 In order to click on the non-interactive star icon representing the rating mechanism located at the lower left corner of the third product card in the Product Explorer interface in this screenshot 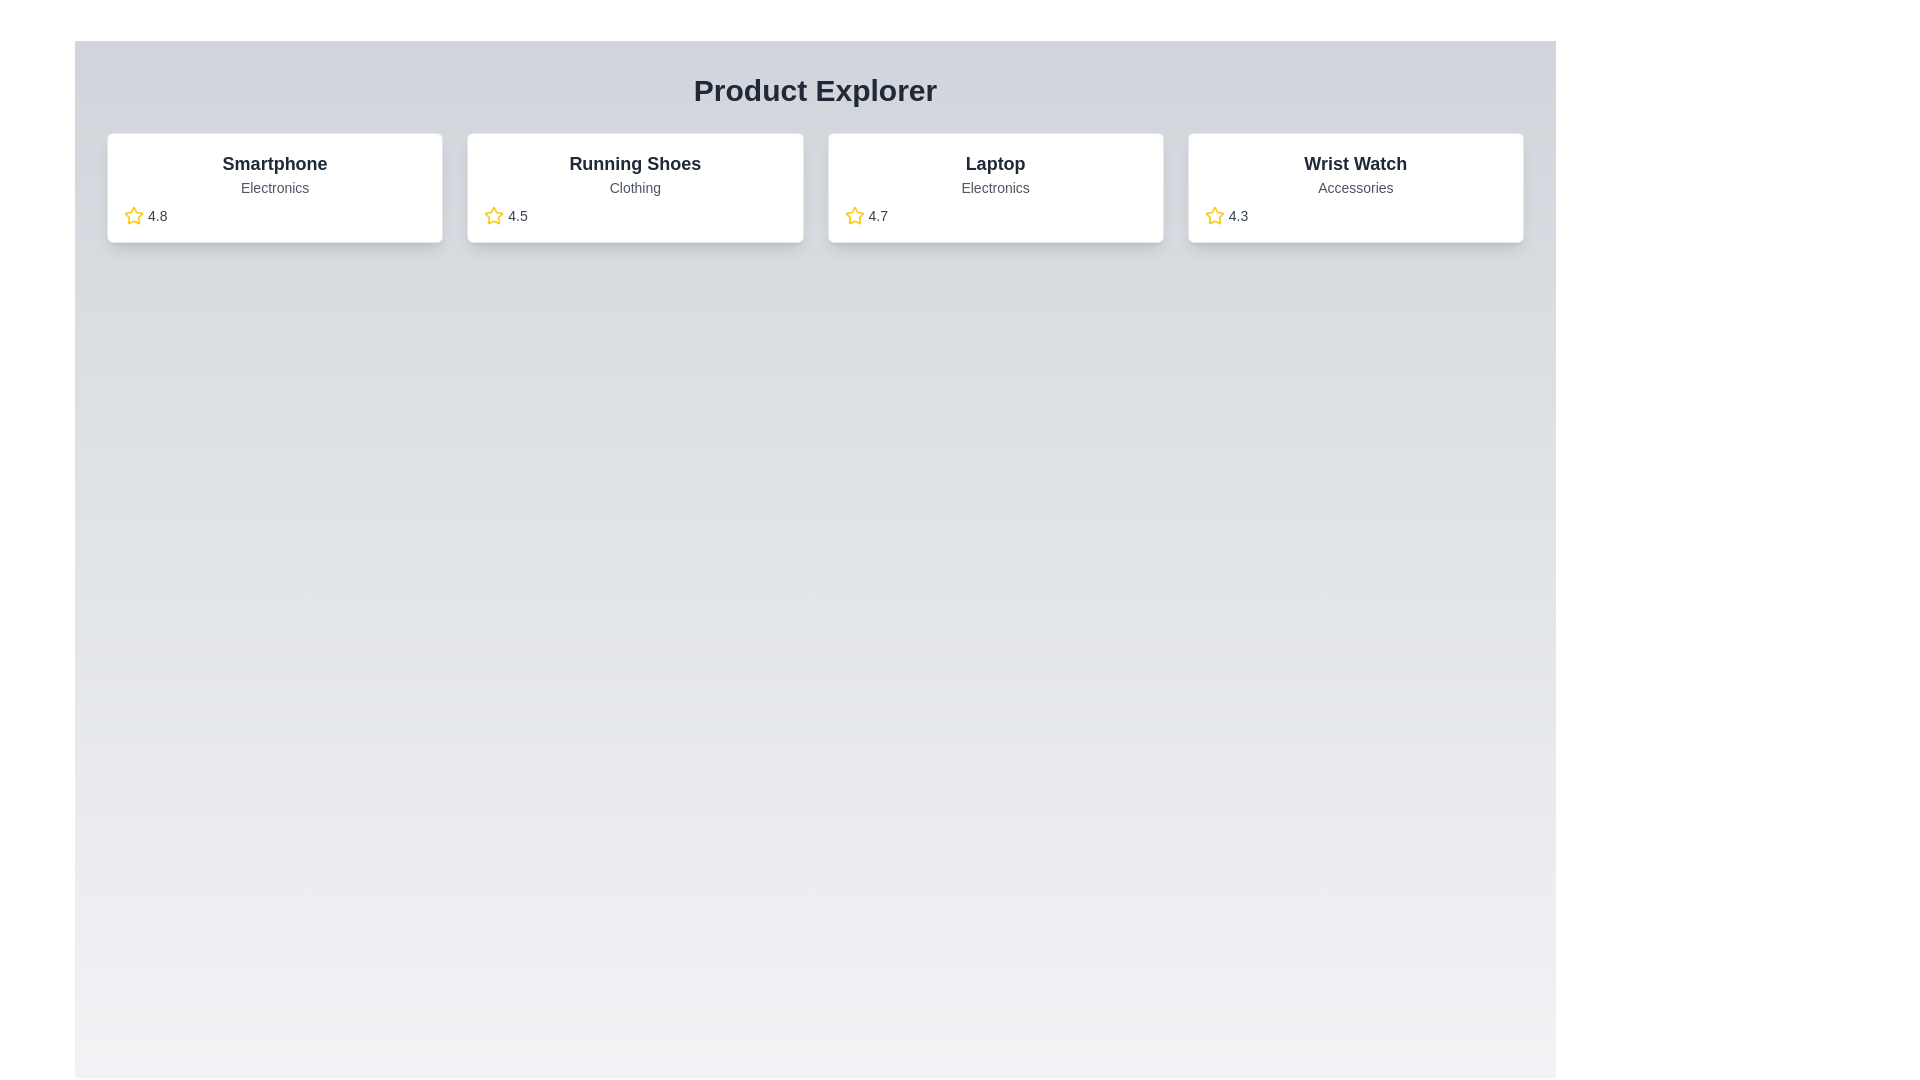, I will do `click(854, 215)`.